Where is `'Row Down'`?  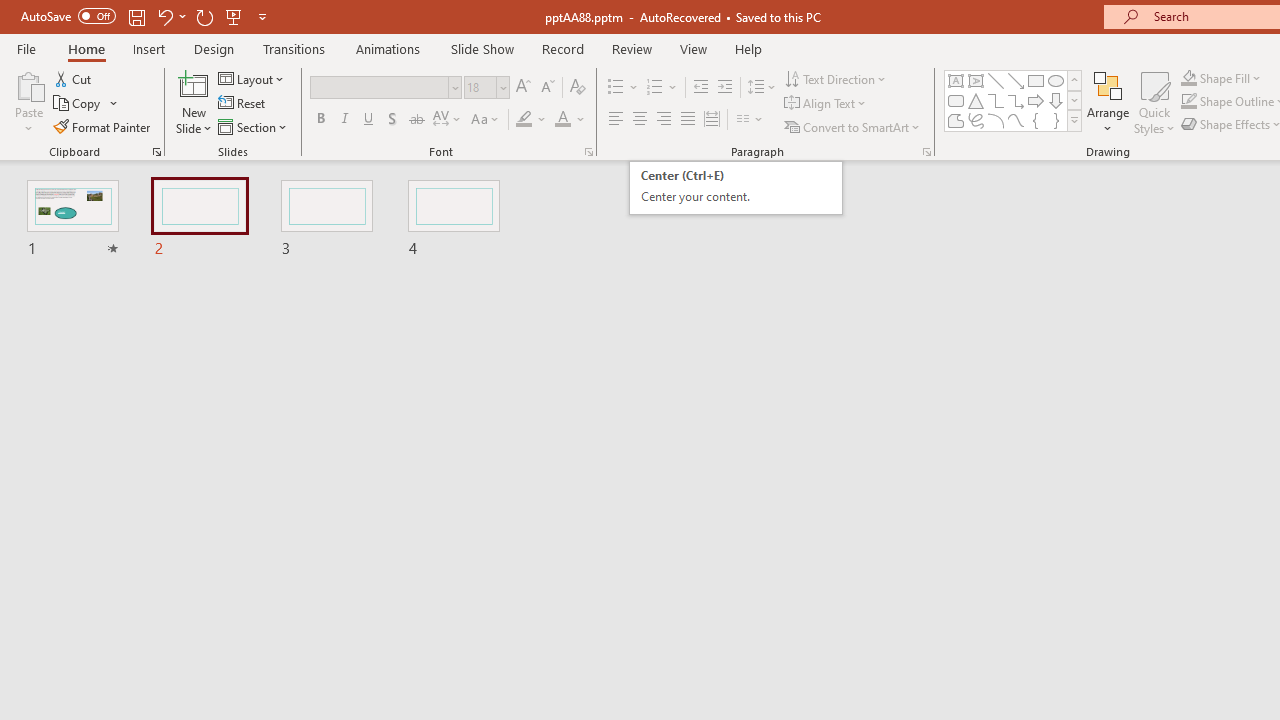
'Row Down' is located at coordinates (1073, 100).